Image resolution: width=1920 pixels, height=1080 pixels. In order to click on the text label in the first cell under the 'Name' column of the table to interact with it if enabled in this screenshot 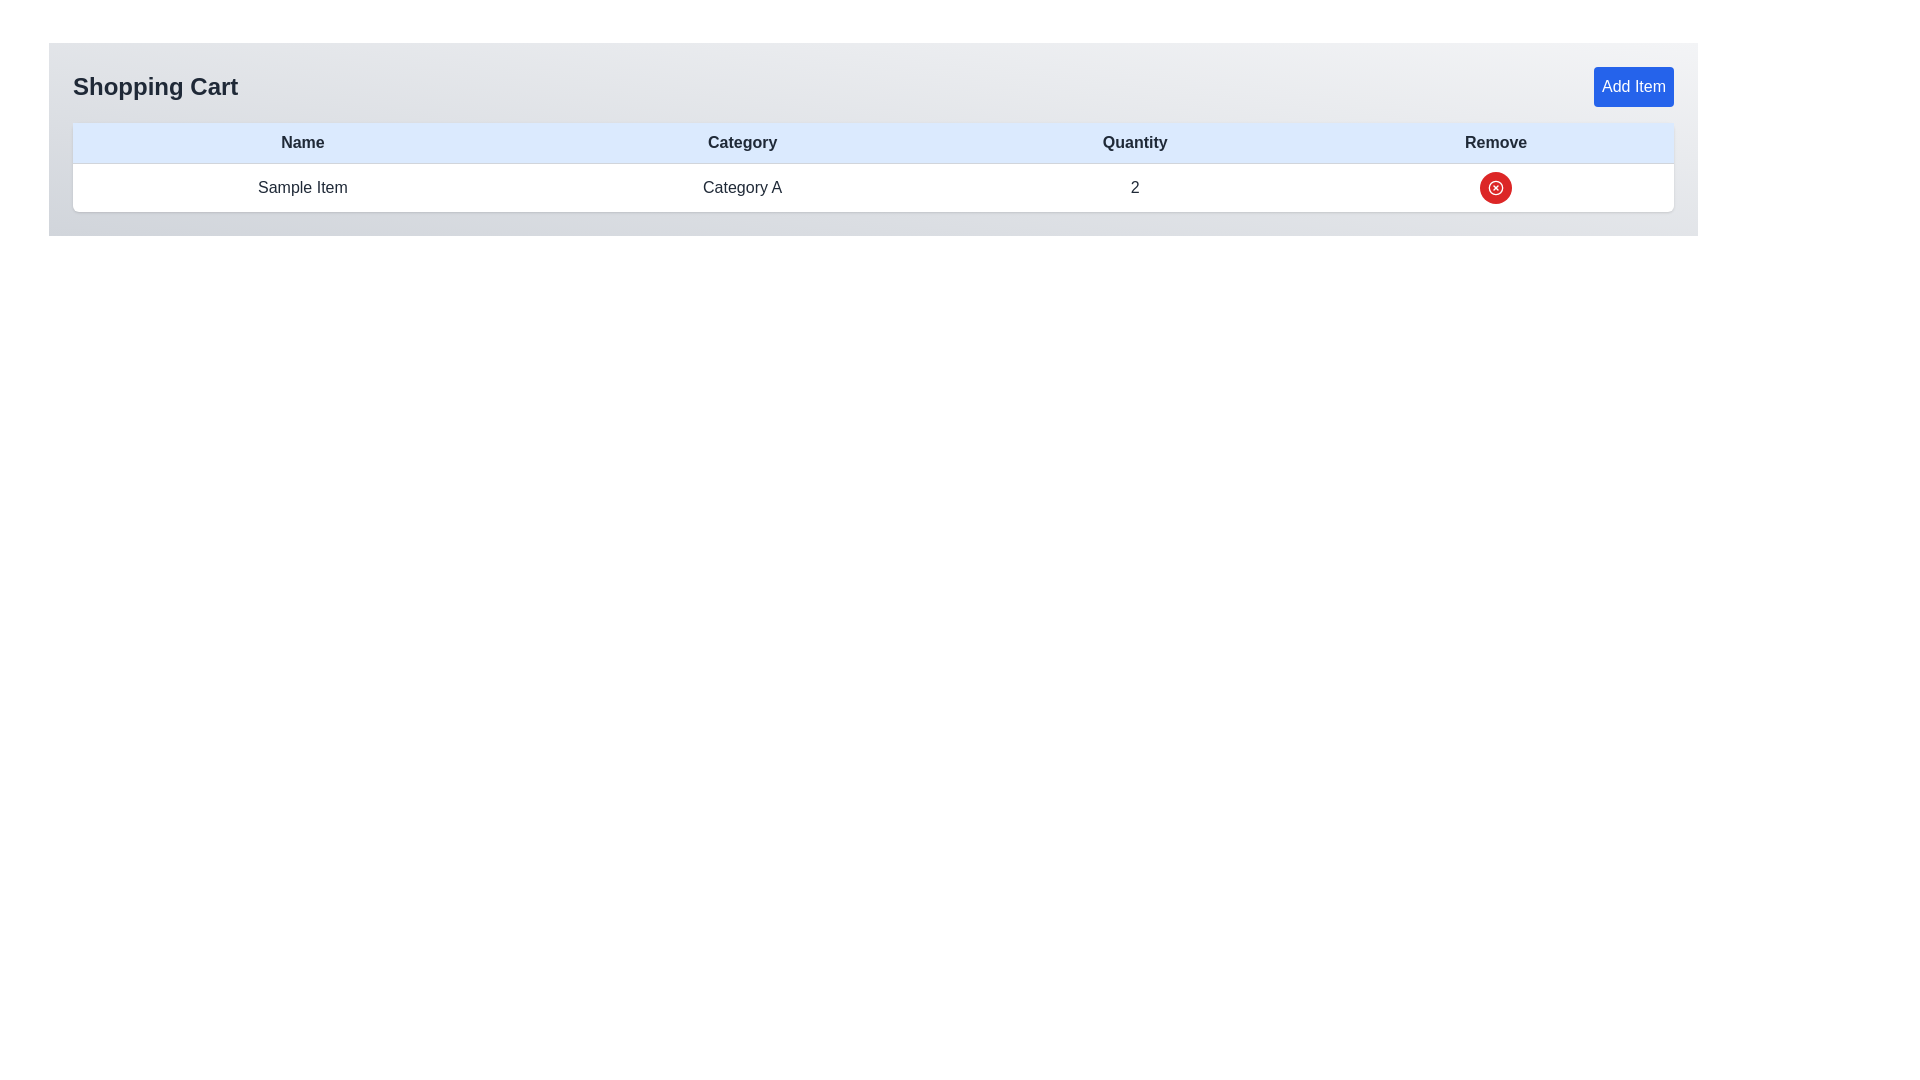, I will do `click(301, 187)`.